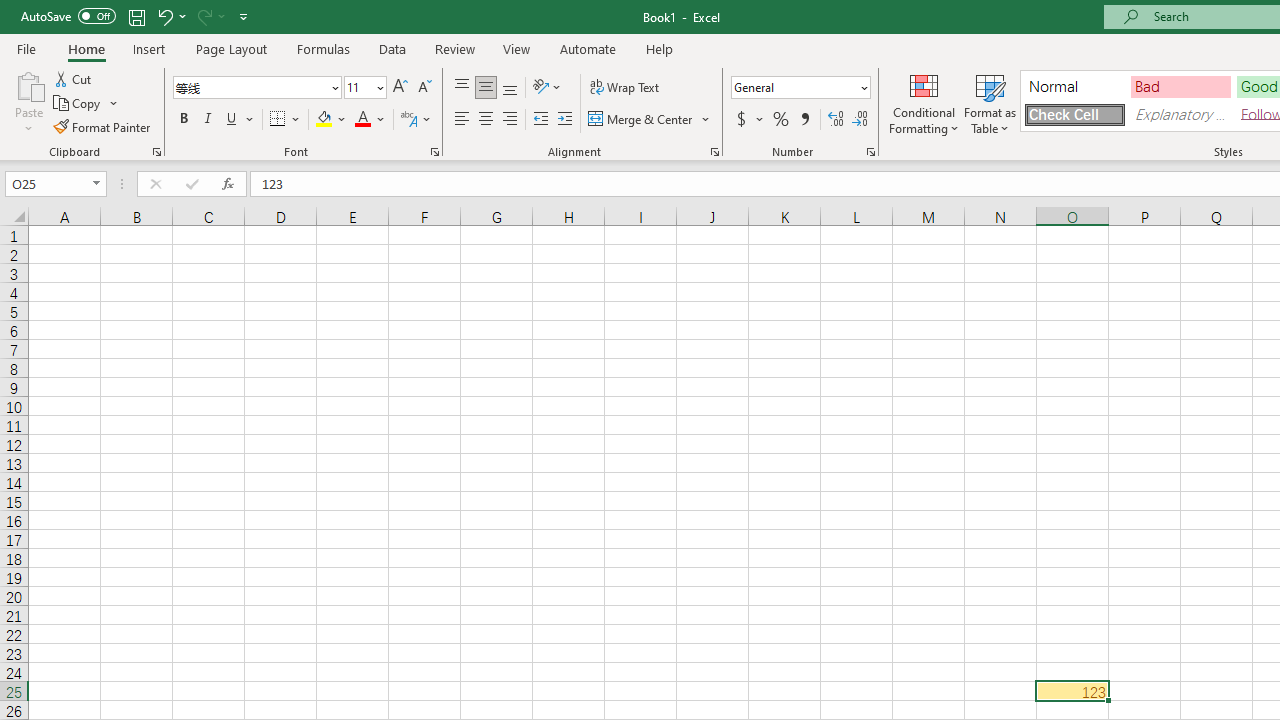 The width and height of the screenshot is (1280, 720). What do you see at coordinates (461, 86) in the screenshot?
I see `'Top Align'` at bounding box center [461, 86].